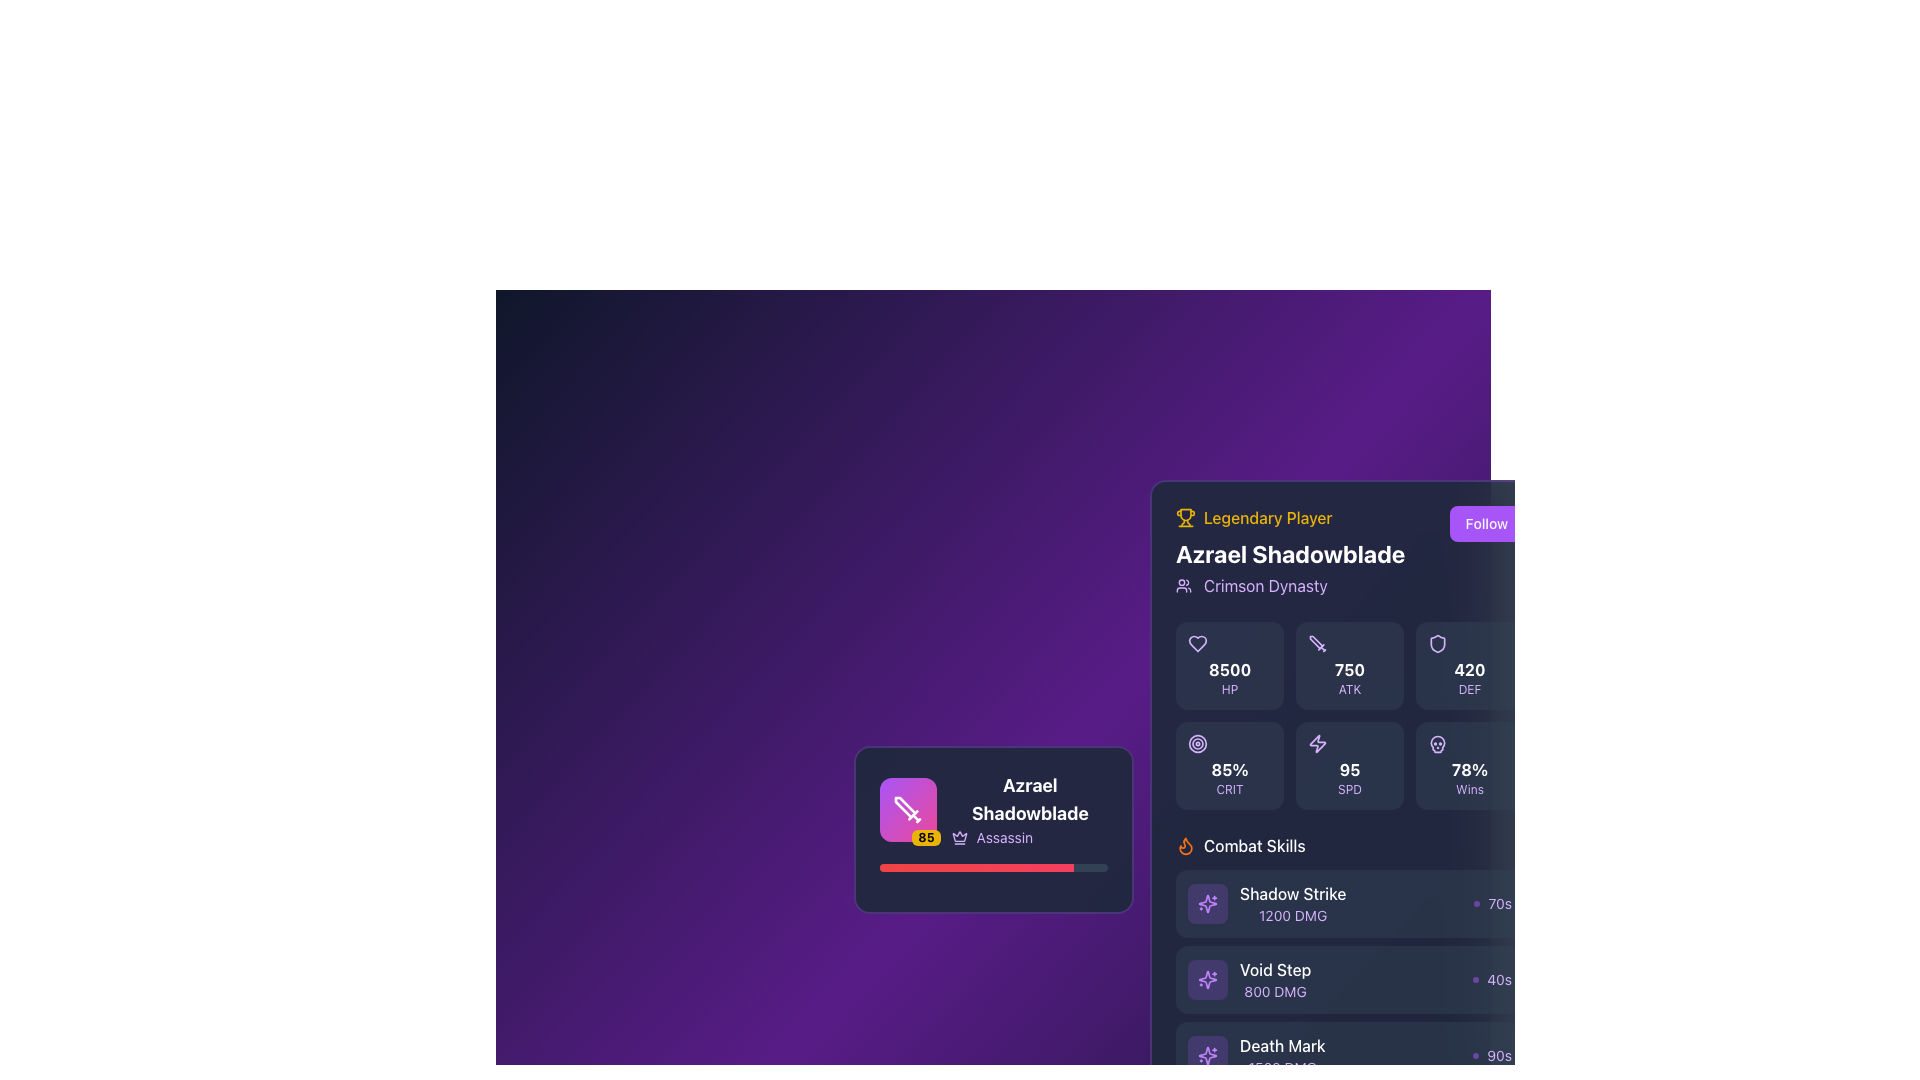  What do you see at coordinates (1349, 903) in the screenshot?
I see `the first Clickable skill information block in the combat skills list` at bounding box center [1349, 903].